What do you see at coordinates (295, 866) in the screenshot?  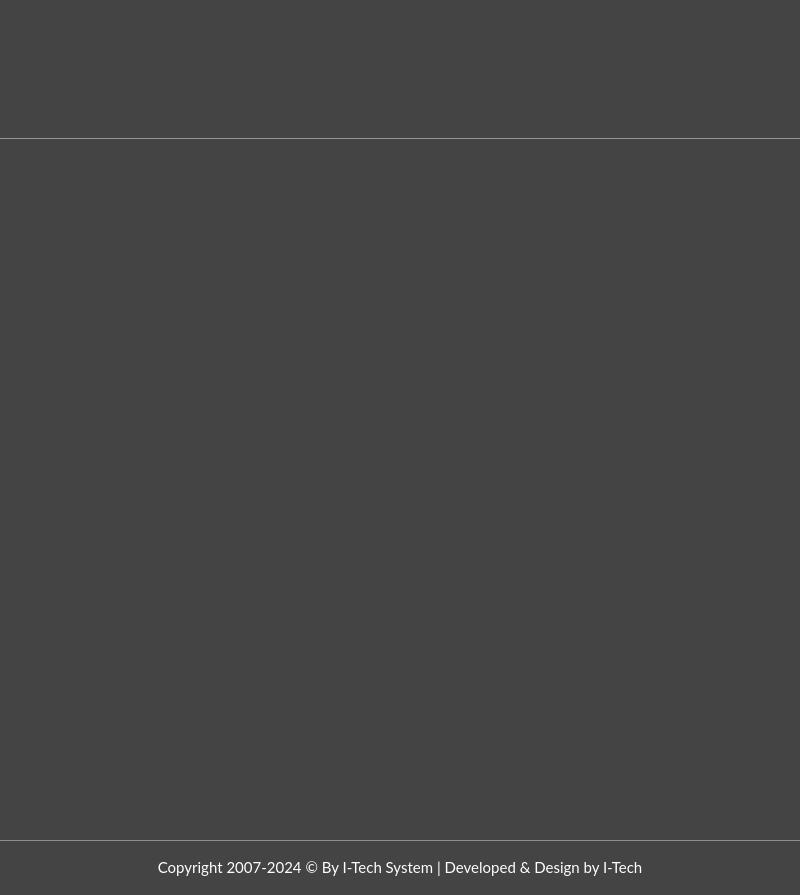 I see `'Copyright 2007-2024 © By I-Tech System'` at bounding box center [295, 866].